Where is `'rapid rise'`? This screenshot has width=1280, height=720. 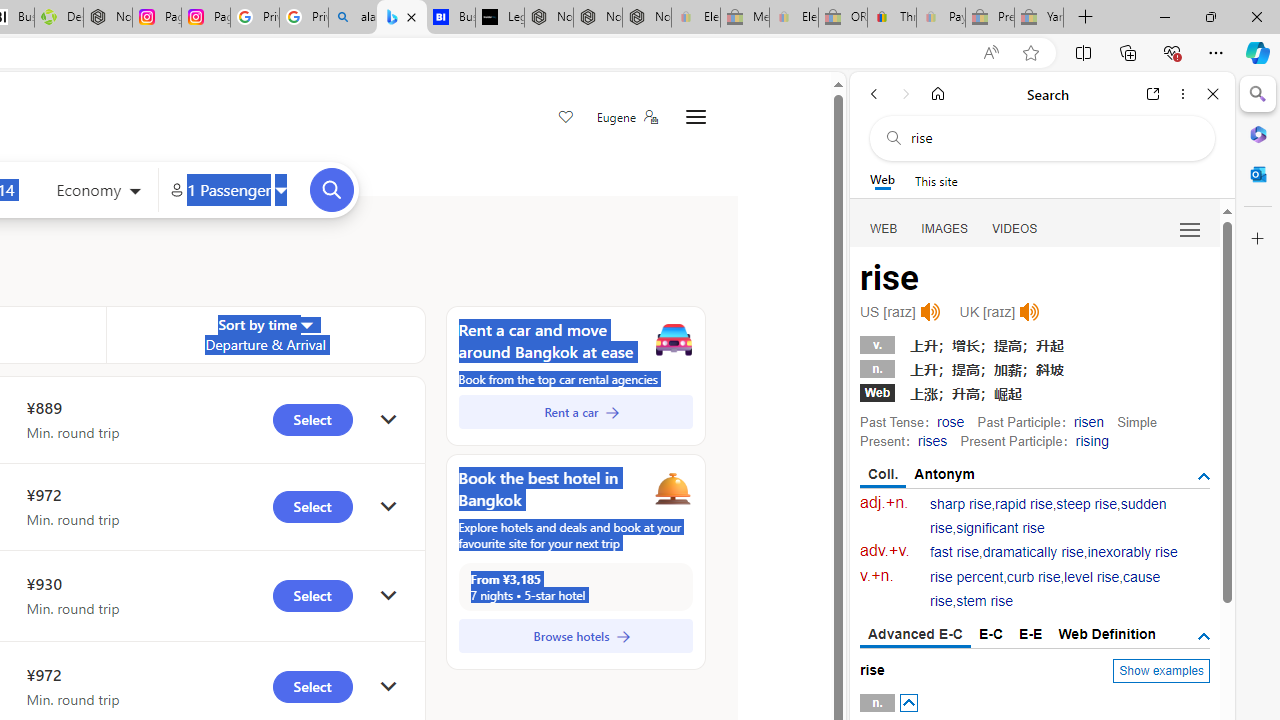
'rapid rise' is located at coordinates (1024, 503).